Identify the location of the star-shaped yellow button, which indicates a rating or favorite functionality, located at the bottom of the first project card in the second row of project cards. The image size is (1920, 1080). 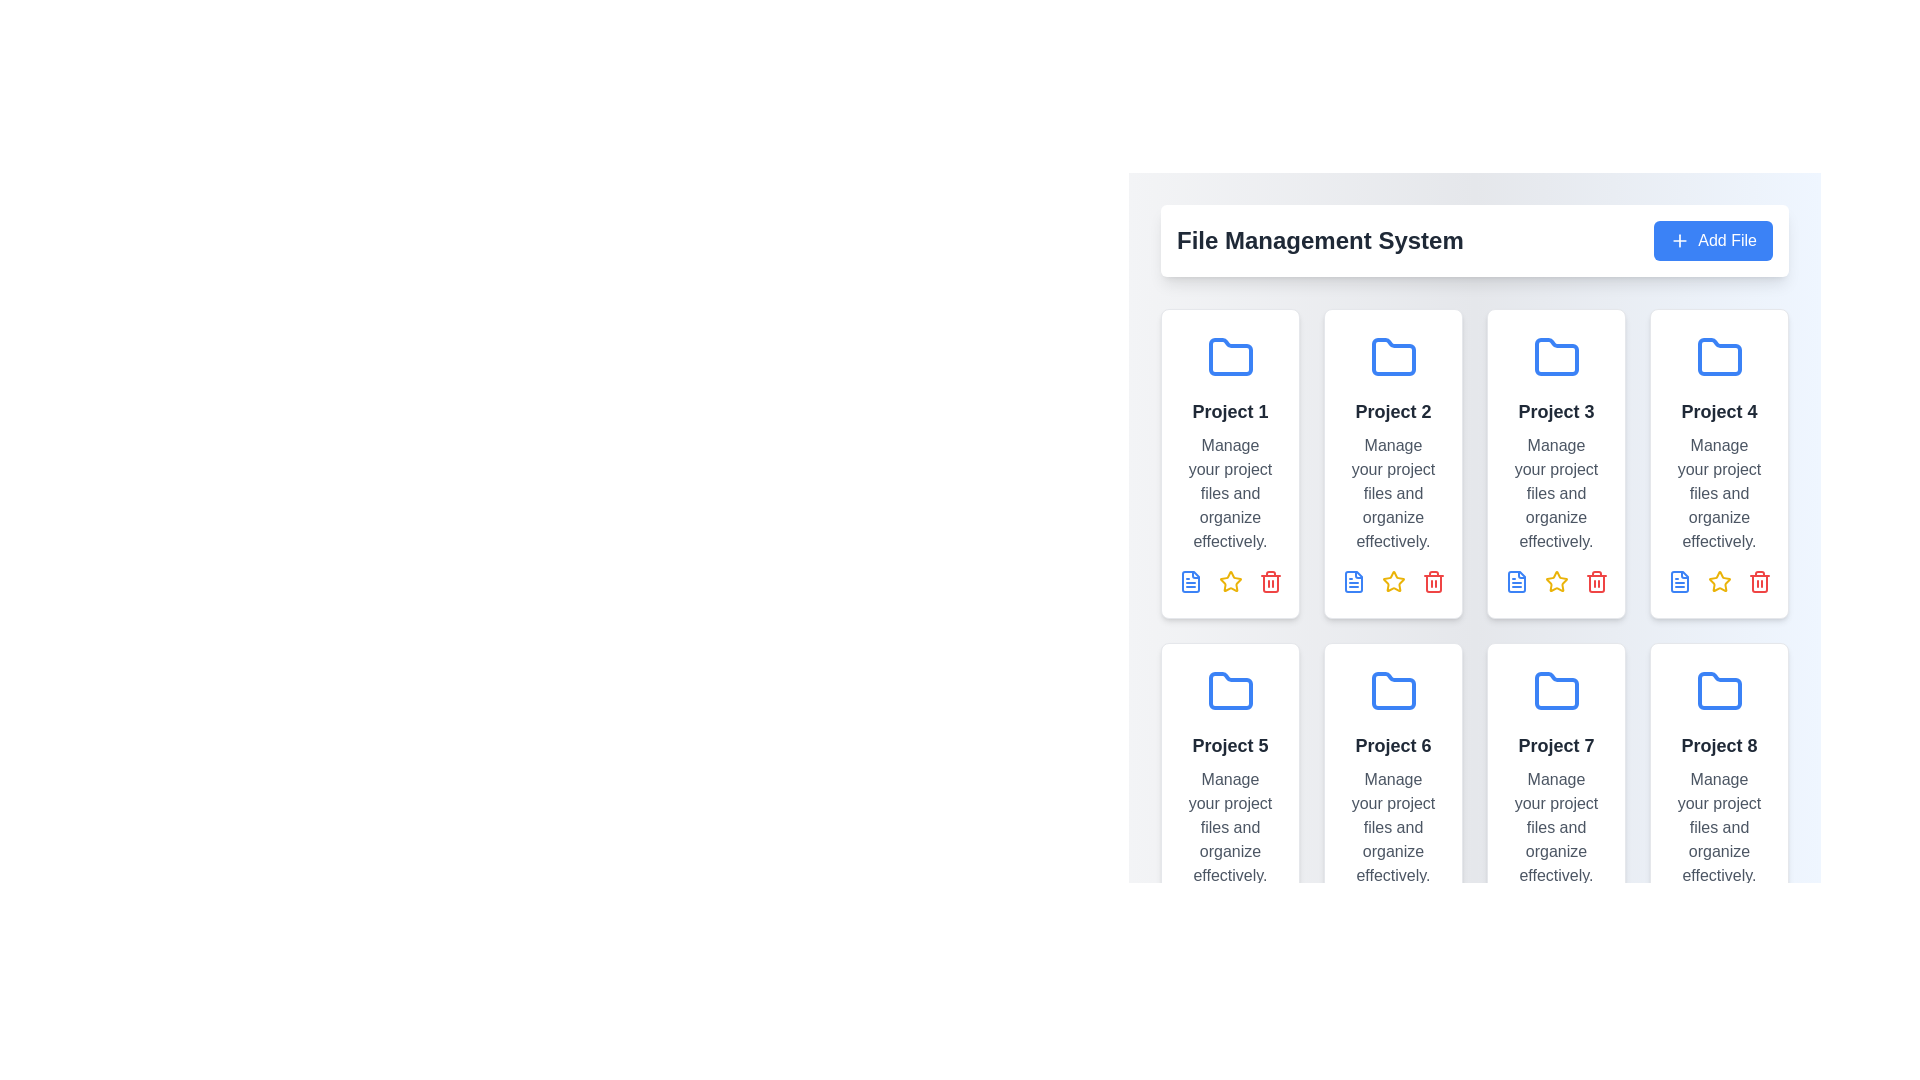
(1392, 582).